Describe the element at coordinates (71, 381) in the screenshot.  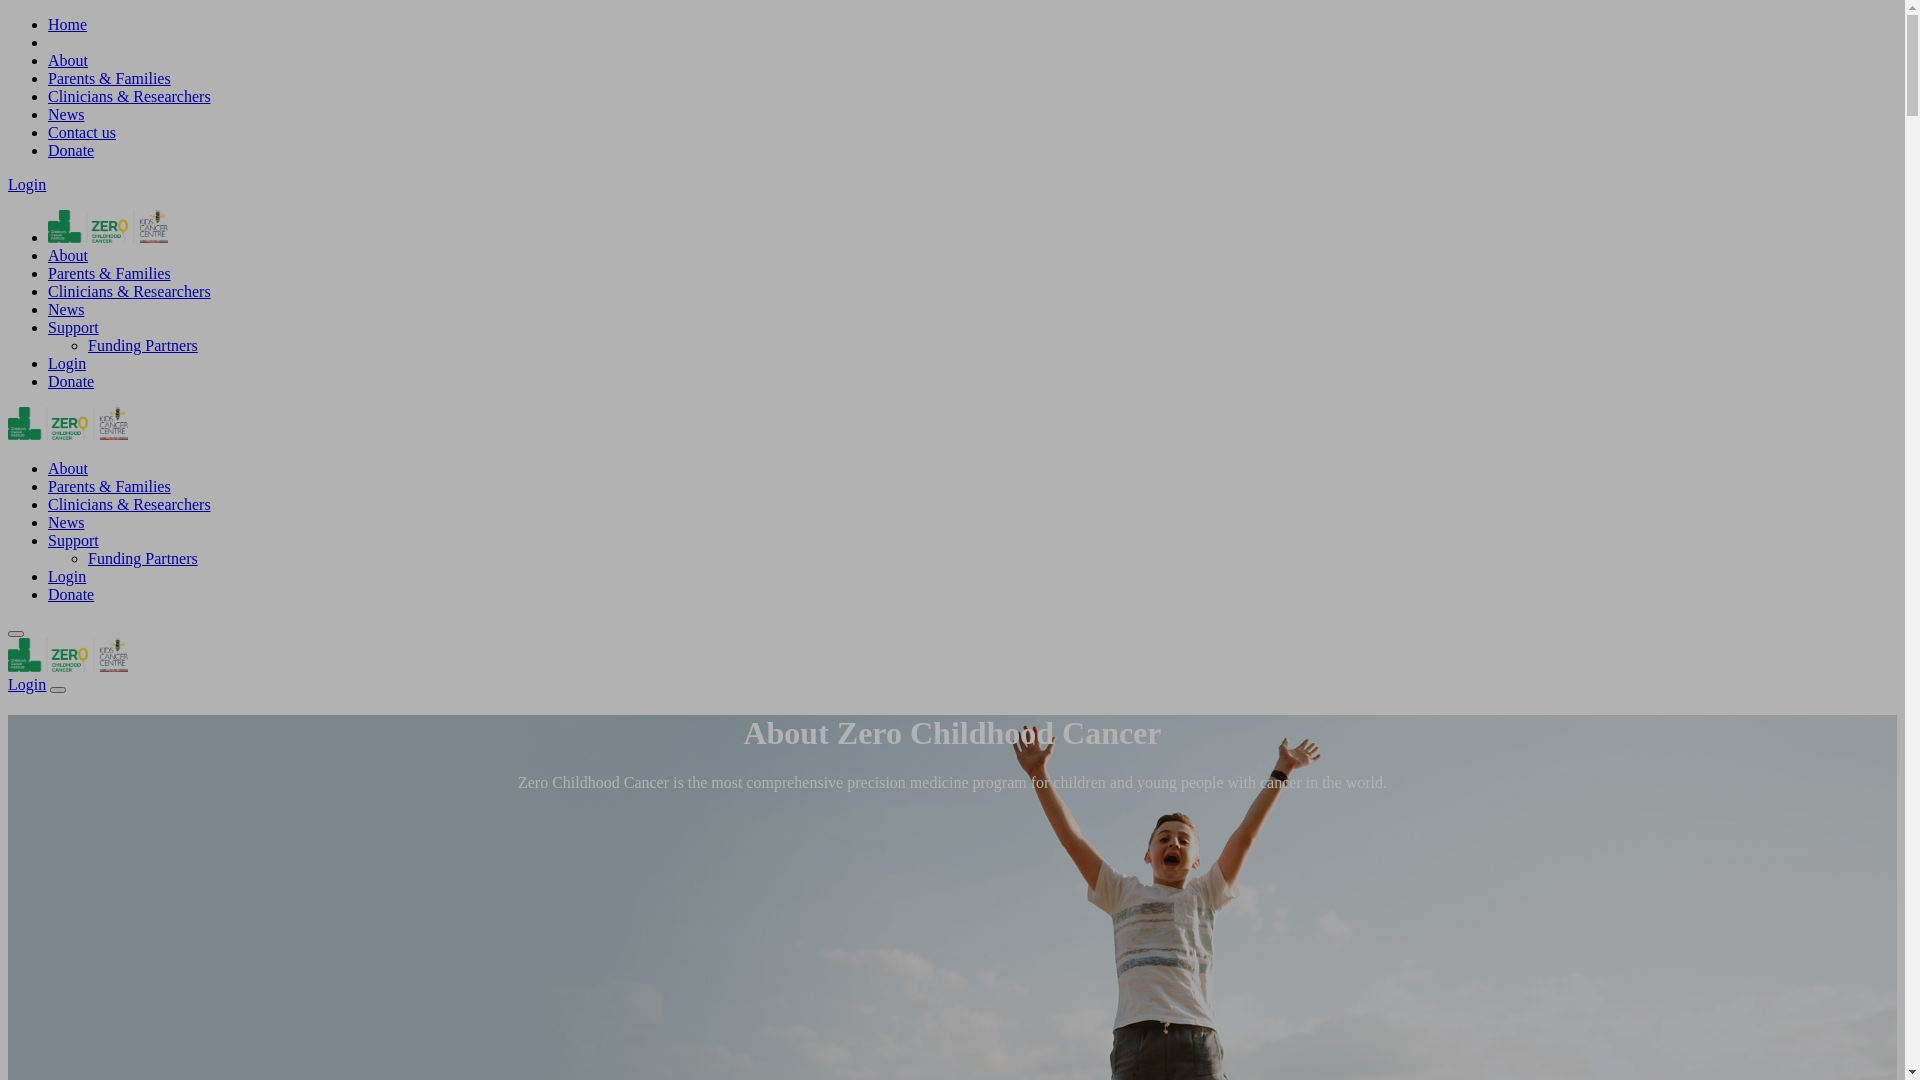
I see `'Donate'` at that location.